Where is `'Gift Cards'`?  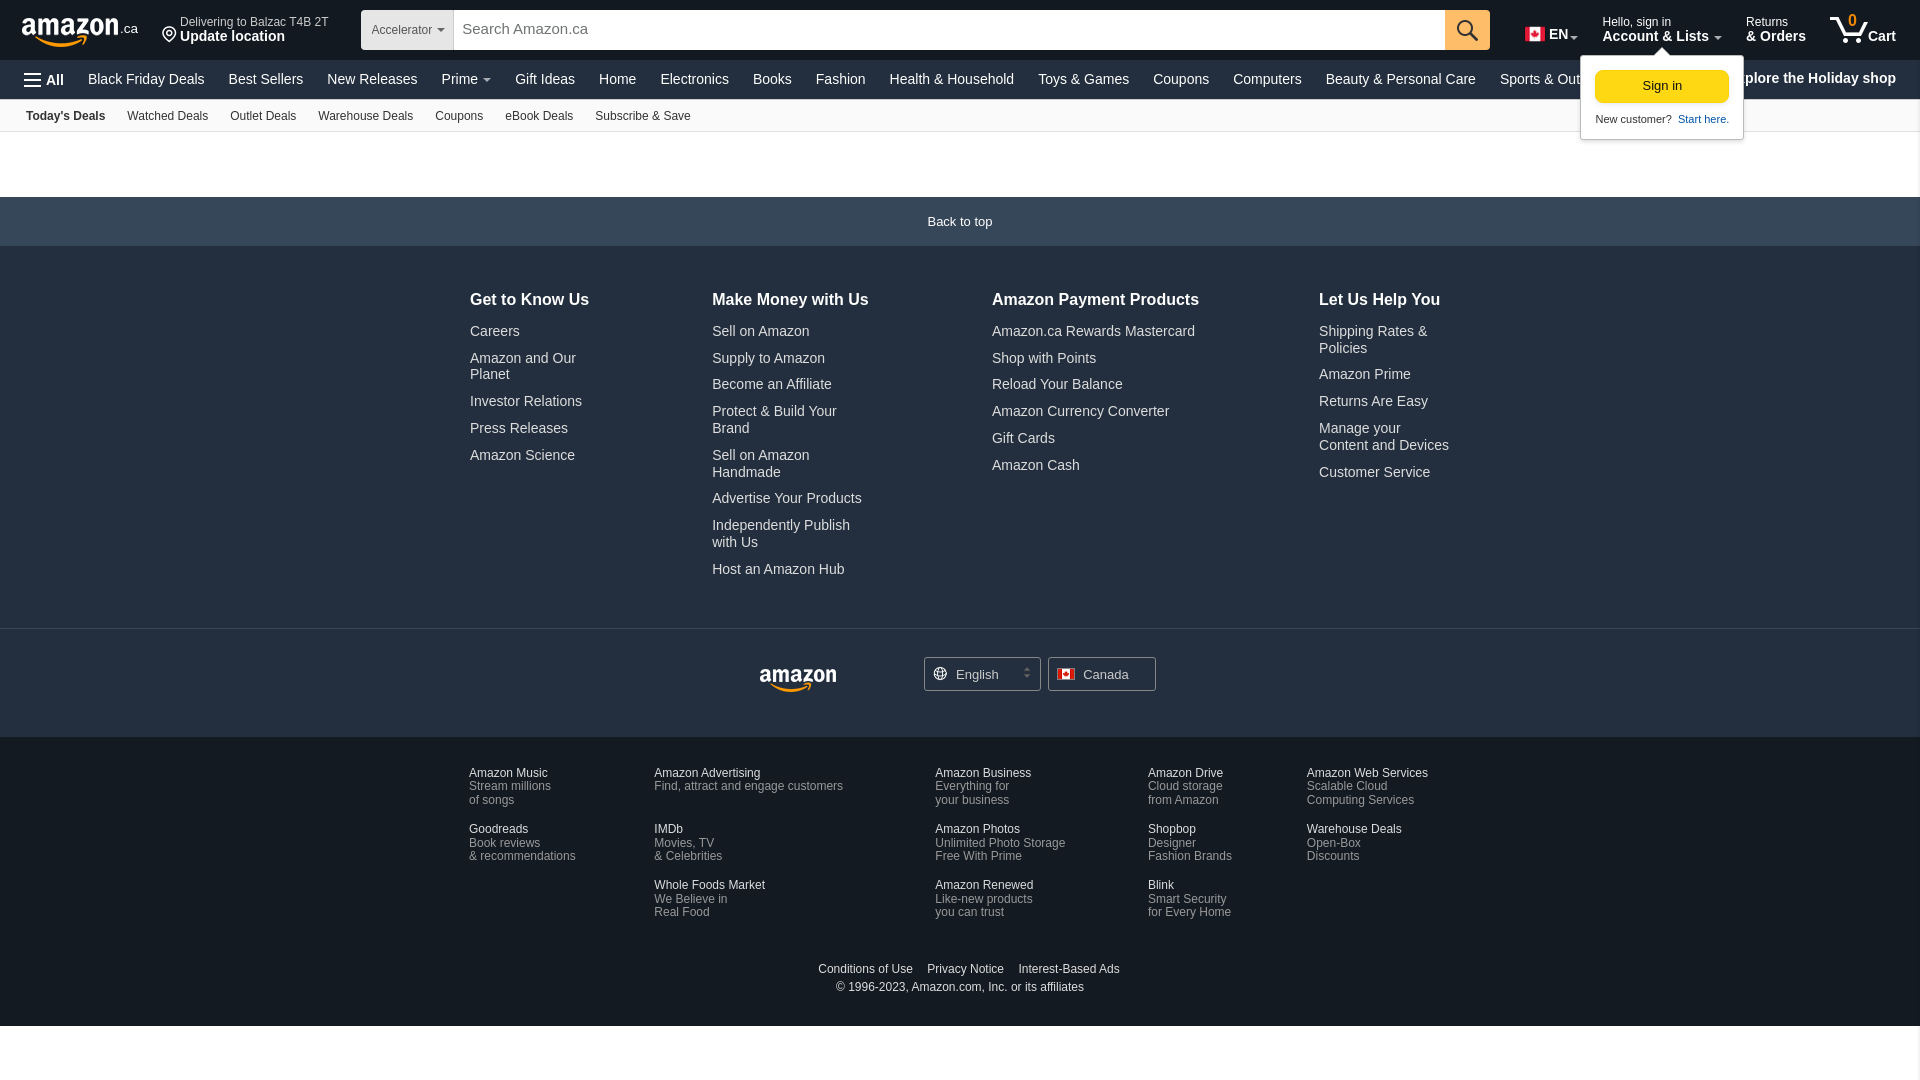 'Gift Cards' is located at coordinates (1023, 437).